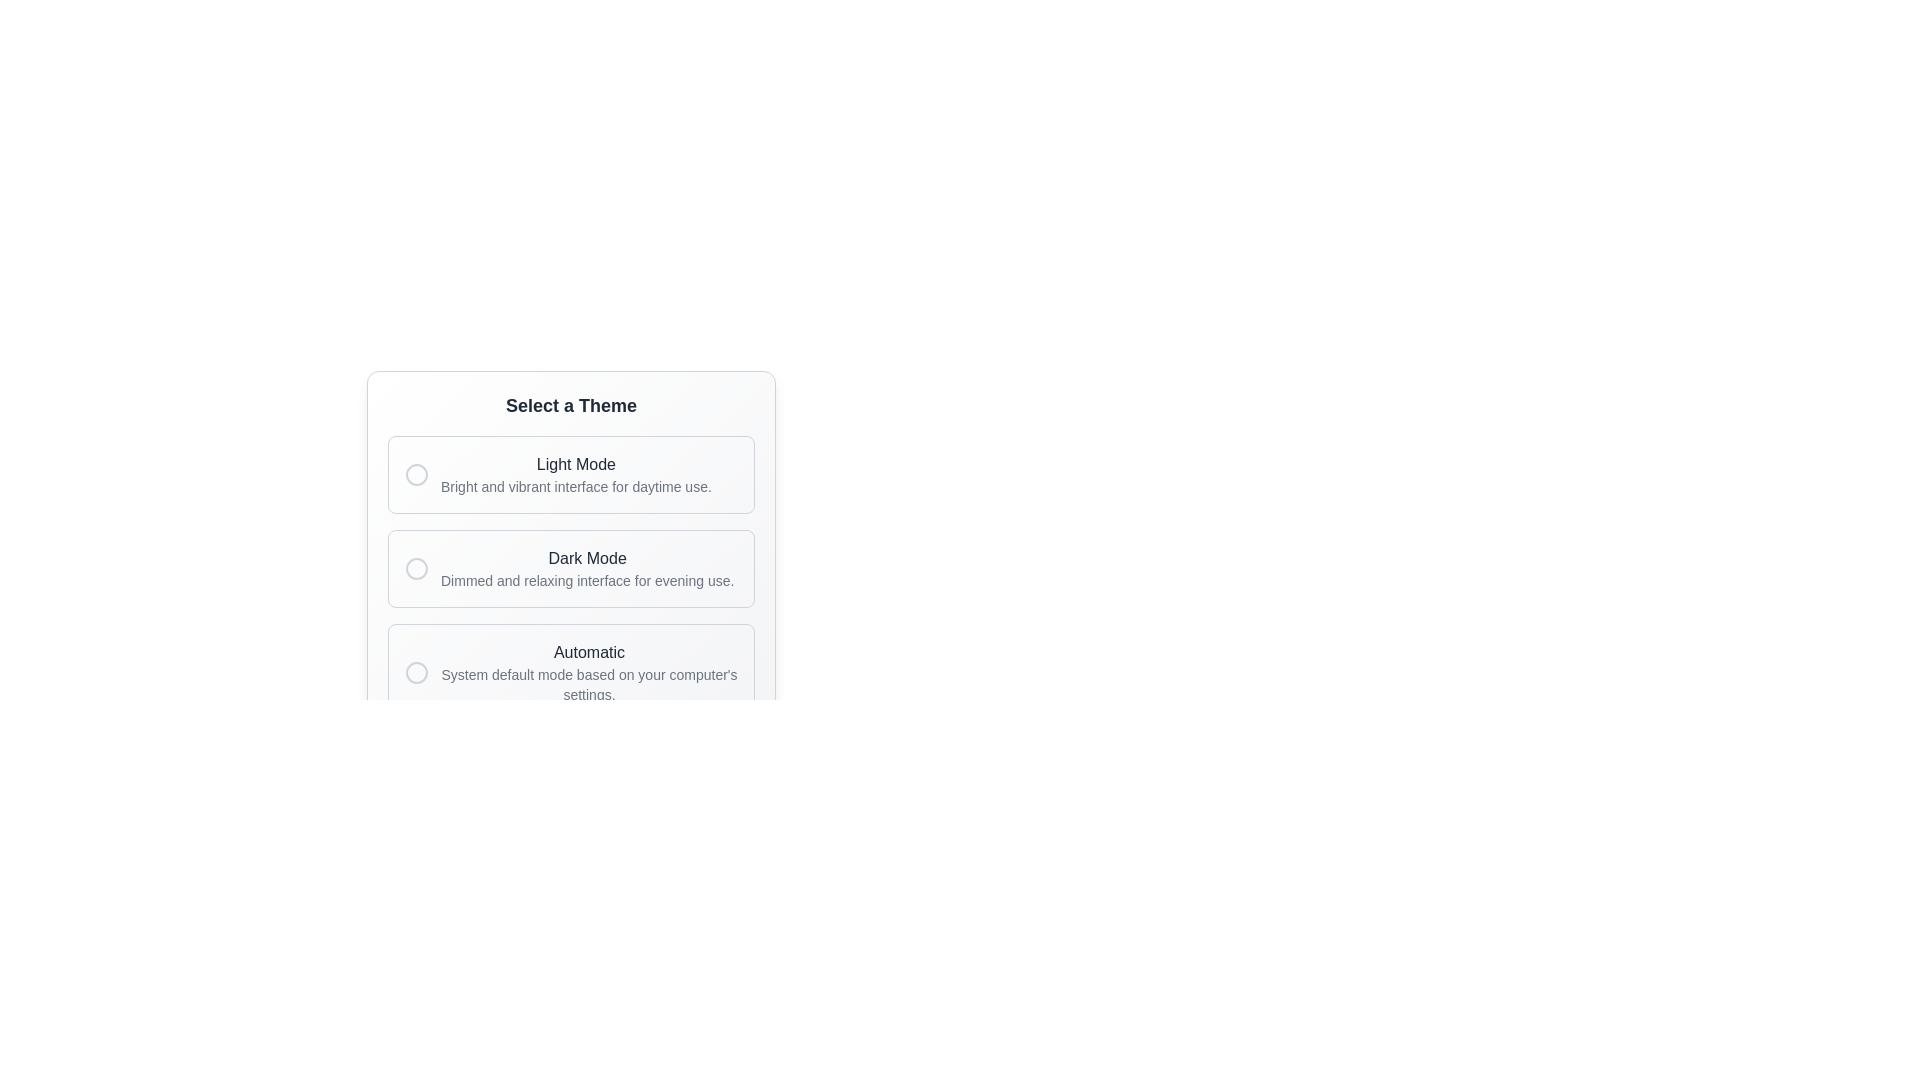 This screenshot has width=1920, height=1080. I want to click on the first radio button styled with a gray border for the 'Light Mode' option, so click(416, 474).